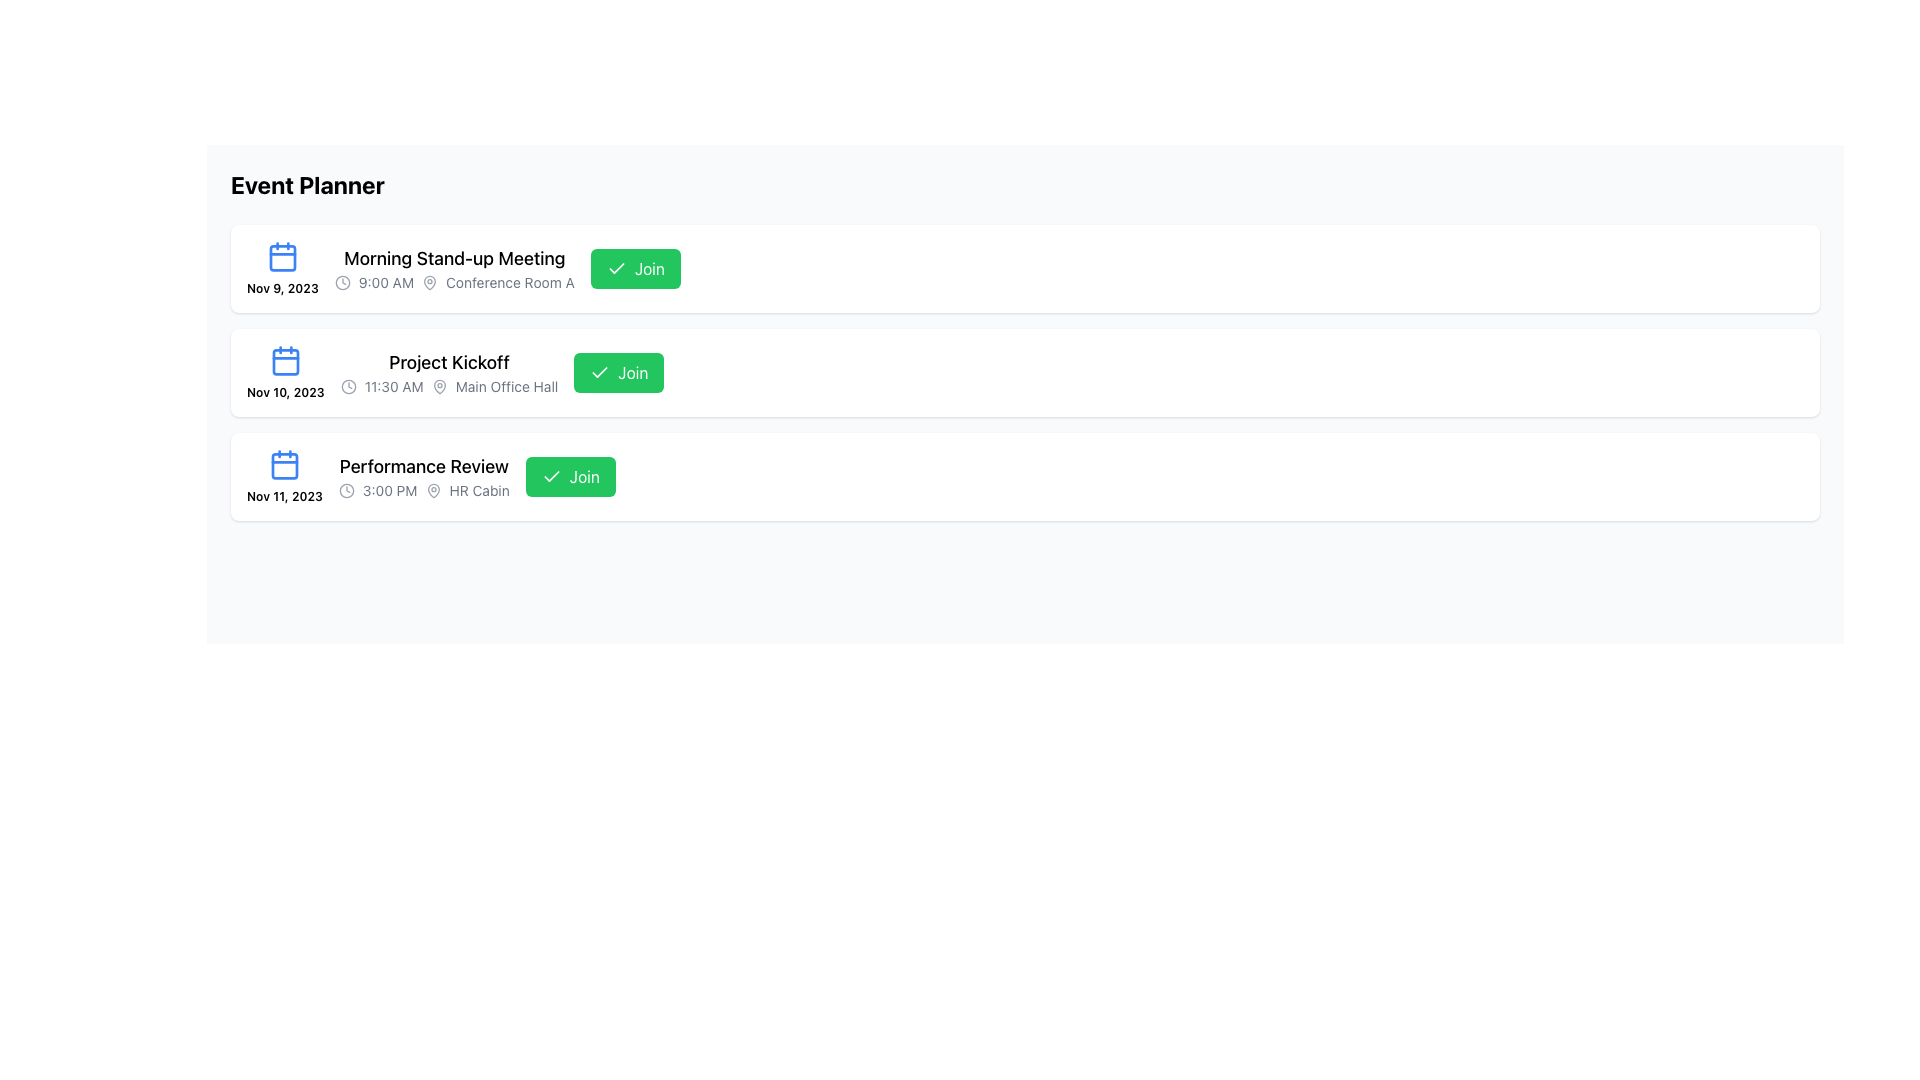 This screenshot has height=1080, width=1920. What do you see at coordinates (284, 362) in the screenshot?
I see `the blue calendar icon with a rounded rectangle cutout, located on the left side of the entry labeled 'Nov 11, 2023 Performance Review.'` at bounding box center [284, 362].